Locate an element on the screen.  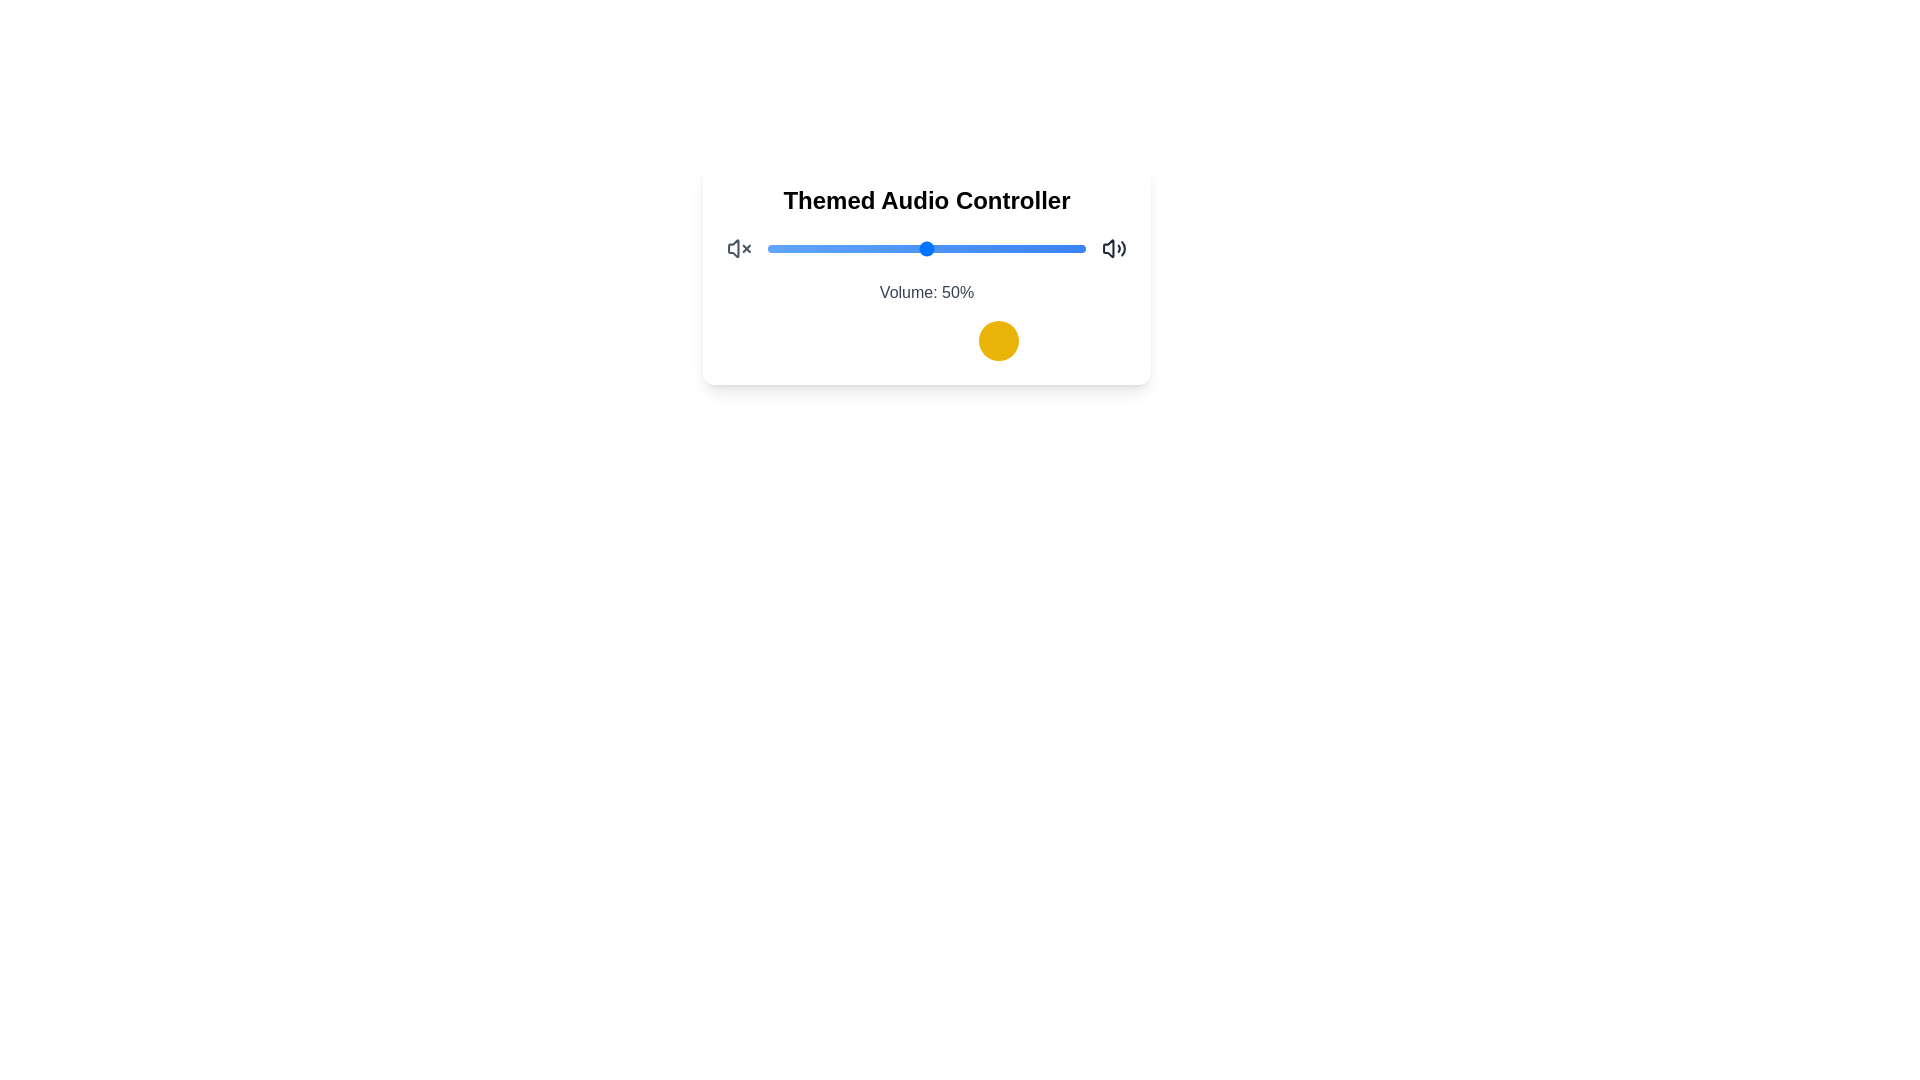
the volume slider to set the volume to 95% is located at coordinates (1068, 248).